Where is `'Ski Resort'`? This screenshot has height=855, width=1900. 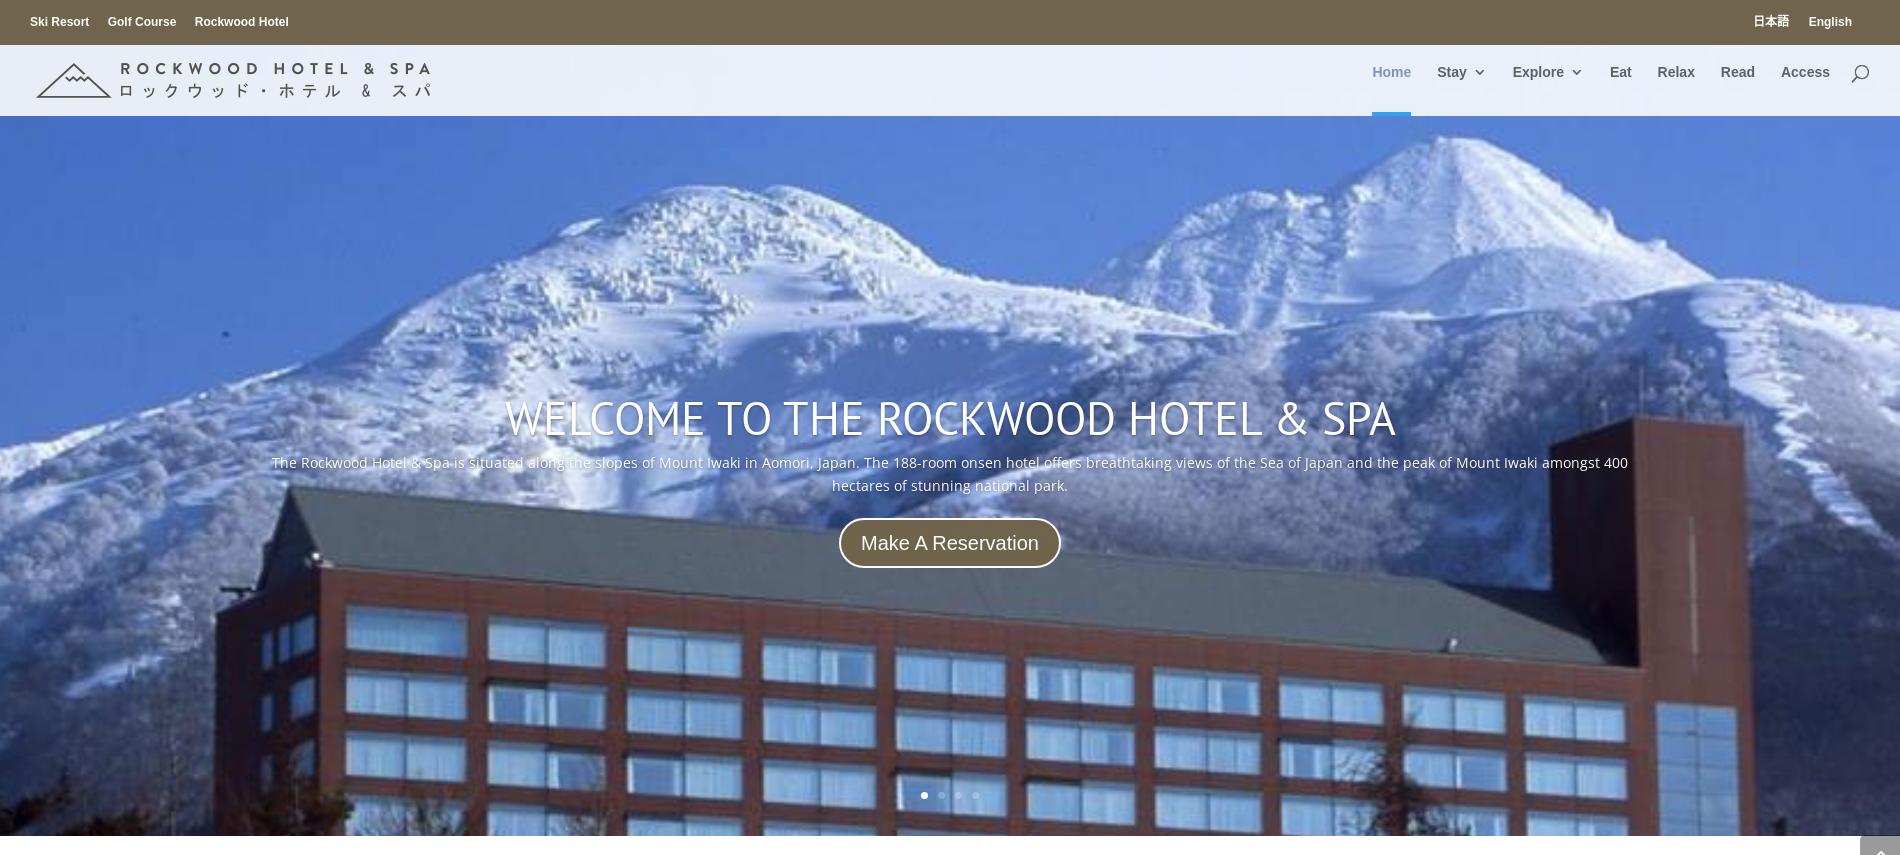
'Ski Resort' is located at coordinates (30, 21).